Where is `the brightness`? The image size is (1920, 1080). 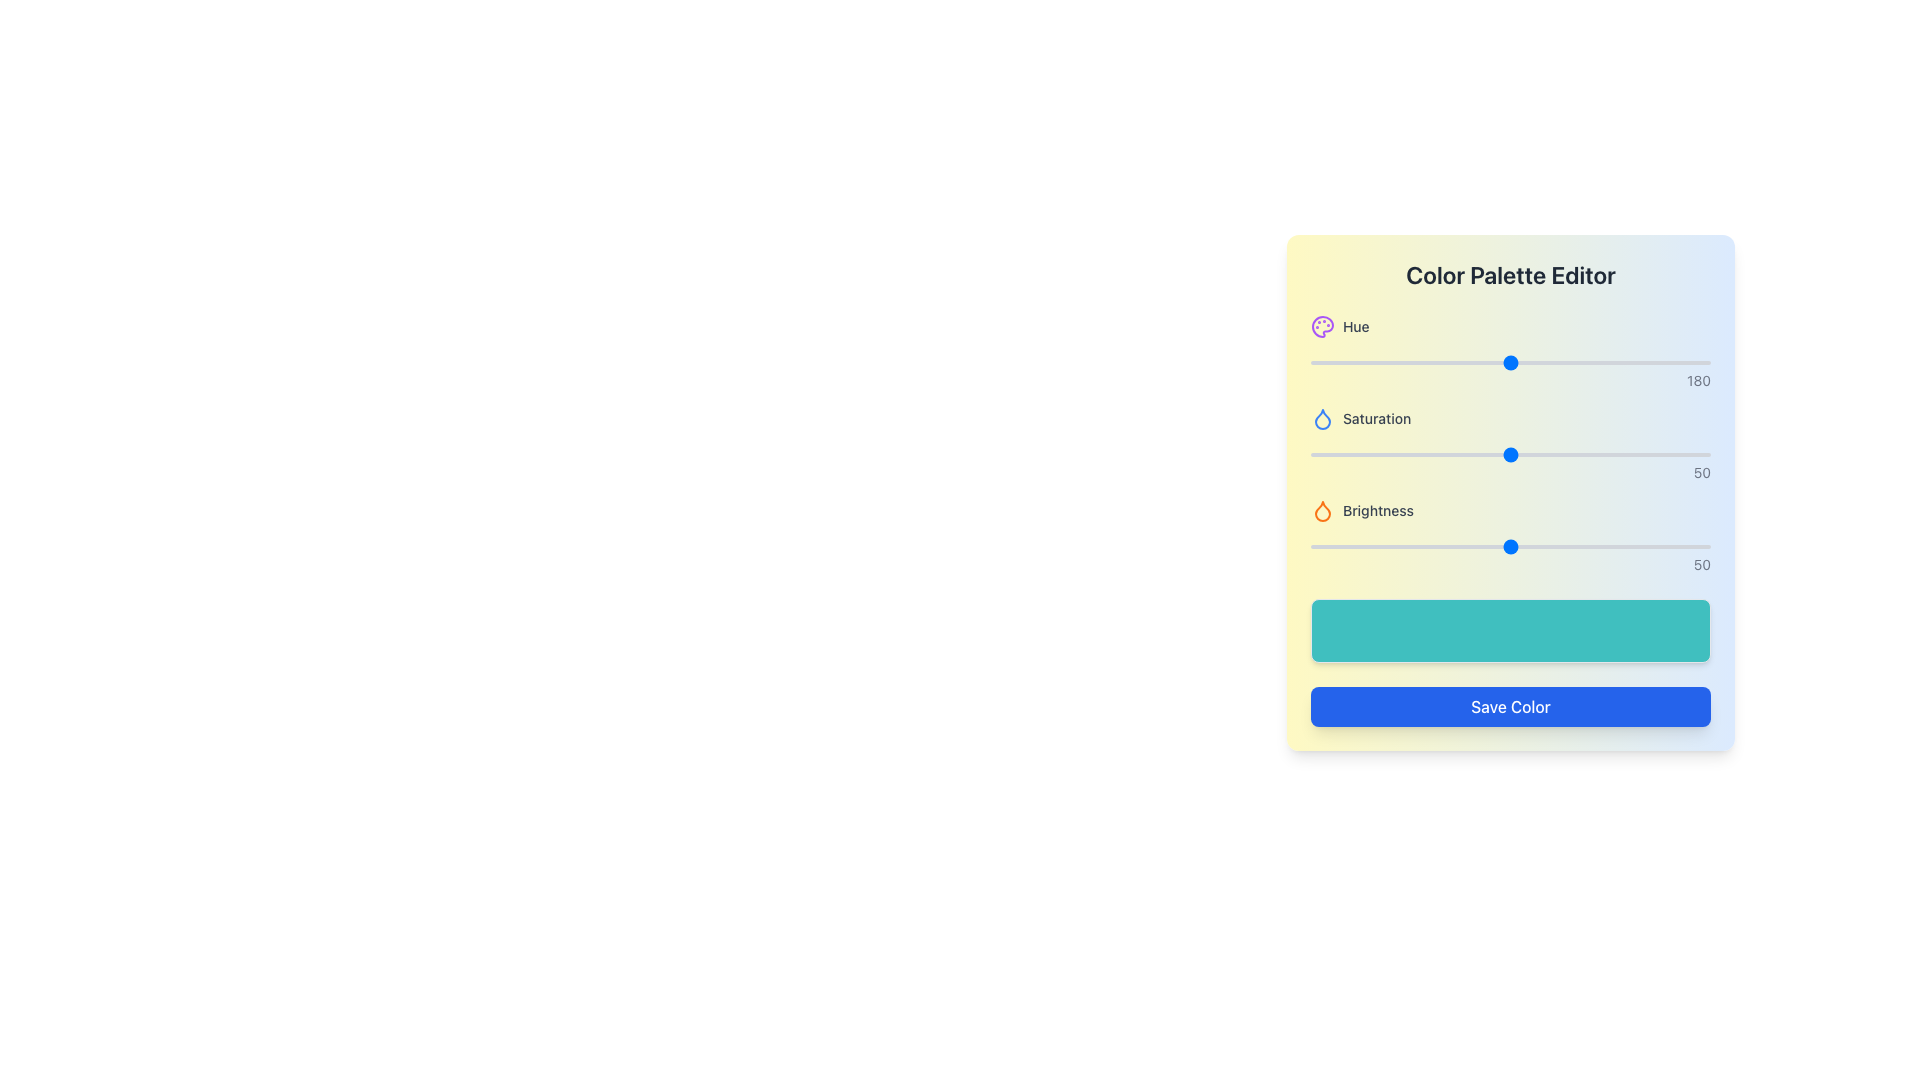
the brightness is located at coordinates (1622, 547).